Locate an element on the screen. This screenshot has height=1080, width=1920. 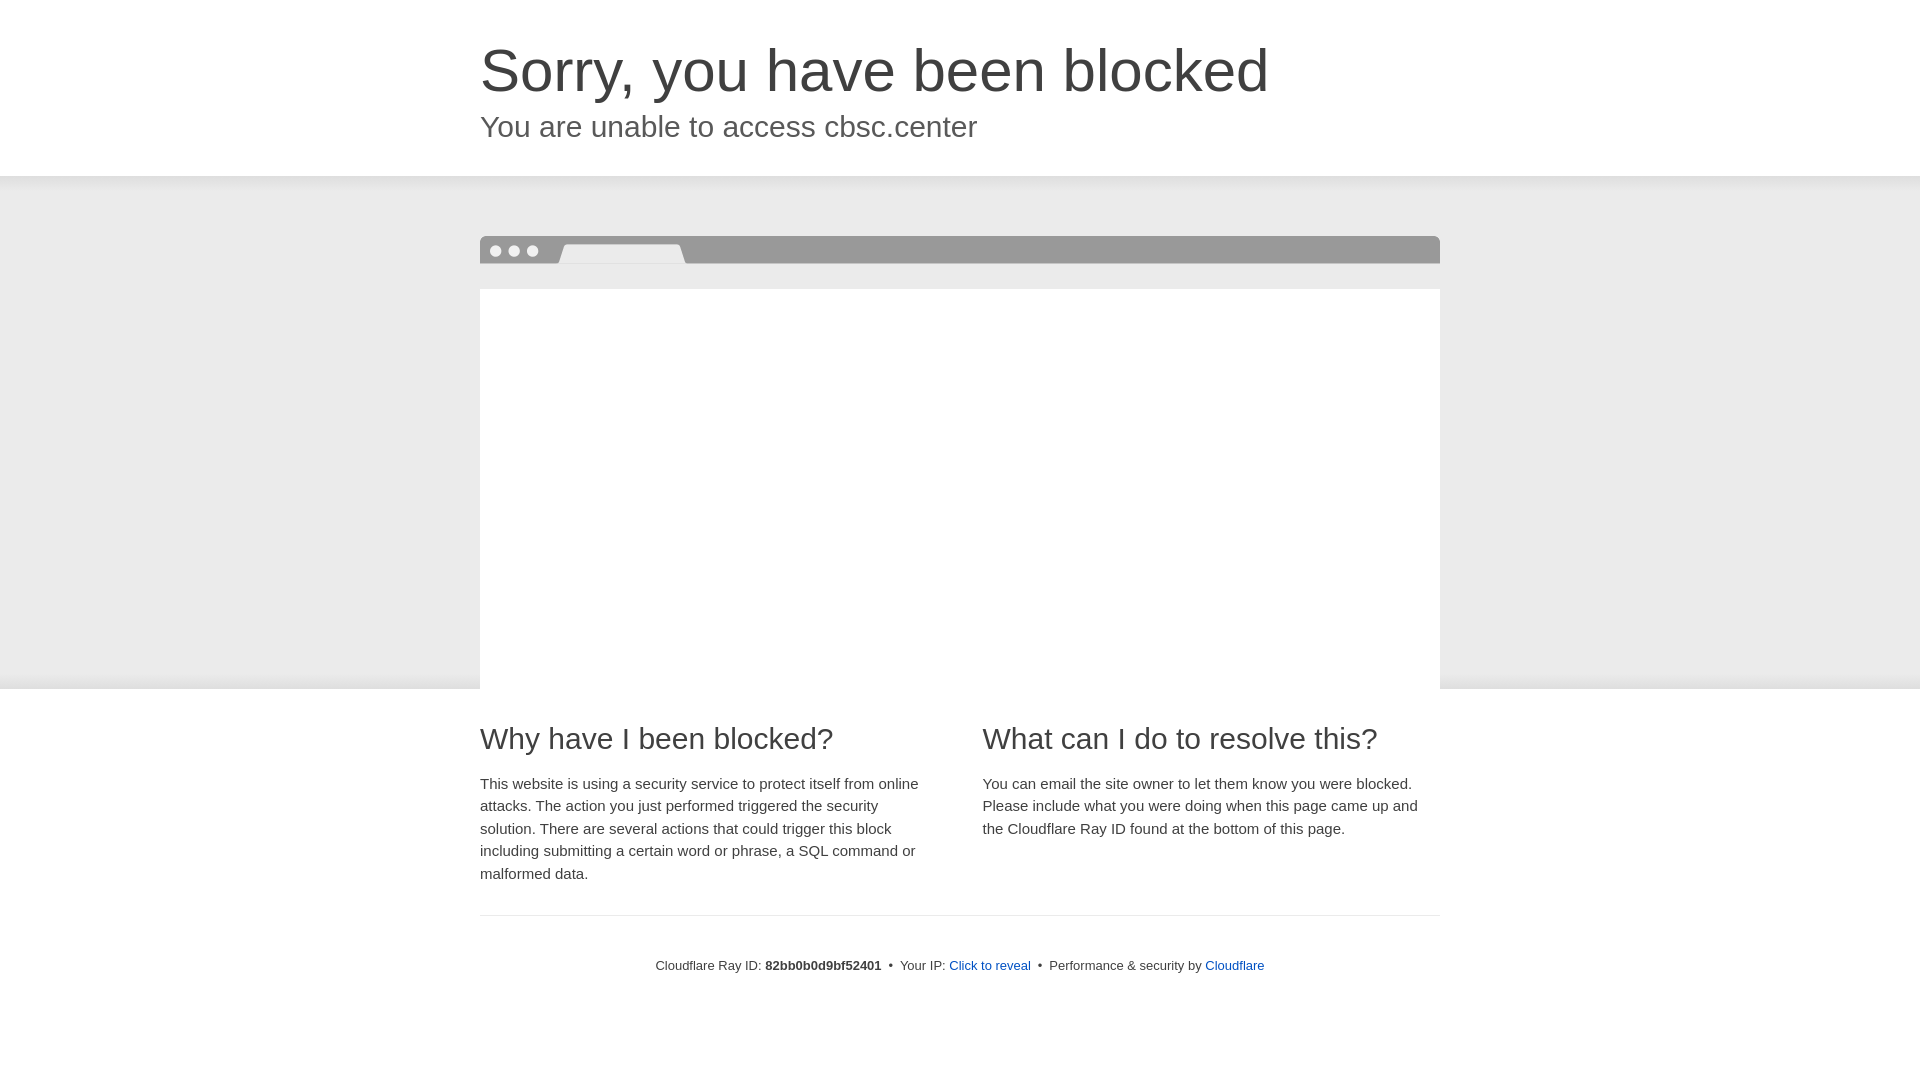
'Cloudflare' is located at coordinates (1203, 964).